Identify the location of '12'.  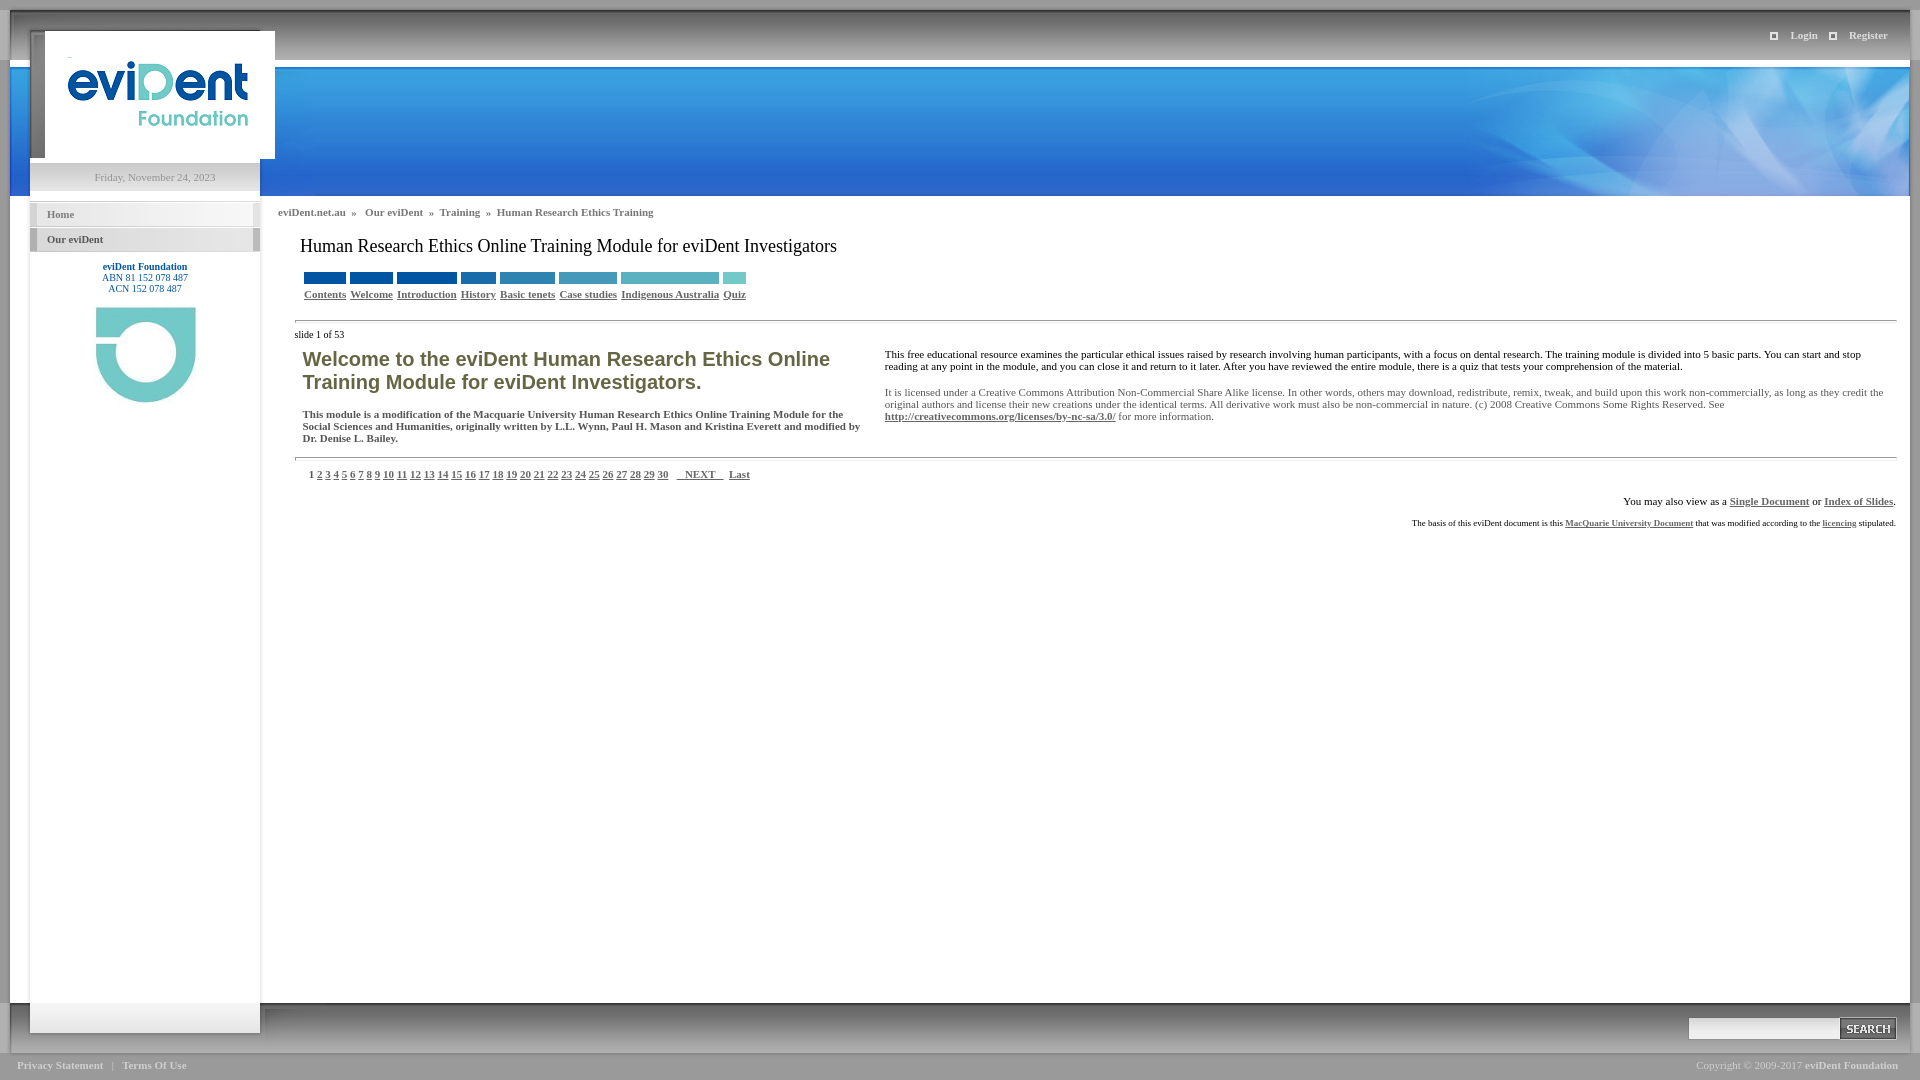
(408, 474).